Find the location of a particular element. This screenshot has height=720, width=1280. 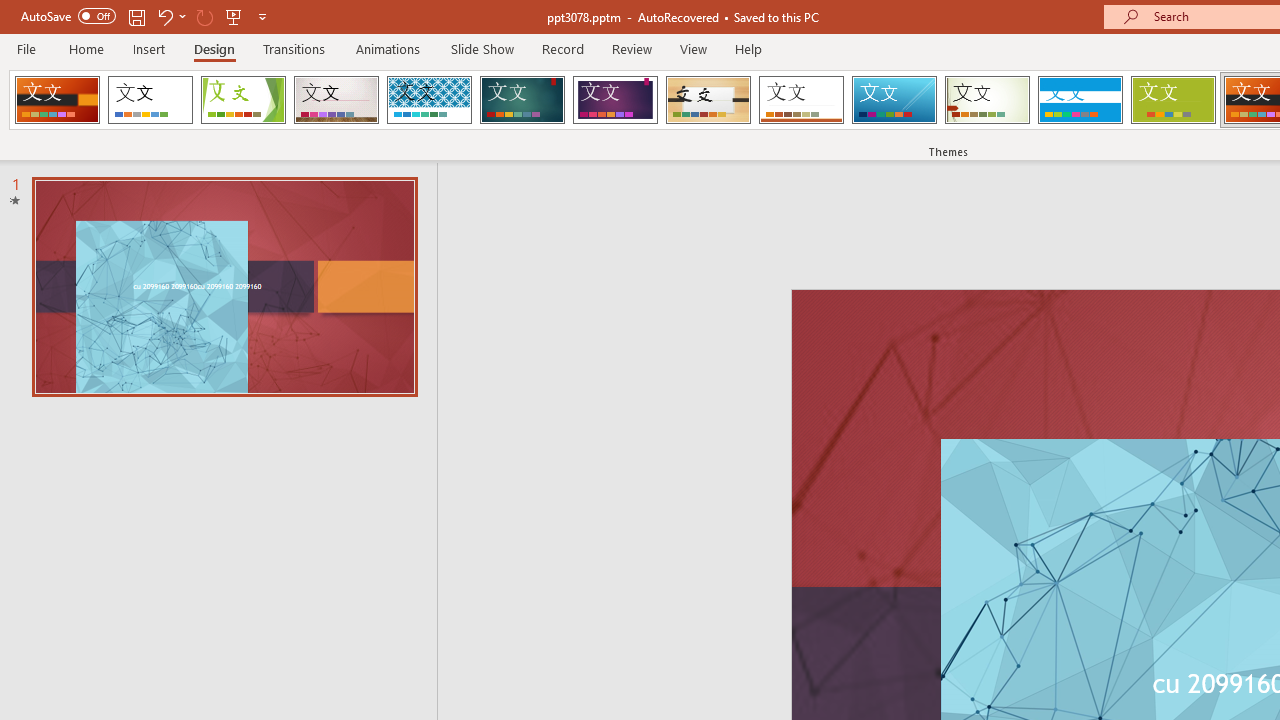

'Slice' is located at coordinates (893, 100).